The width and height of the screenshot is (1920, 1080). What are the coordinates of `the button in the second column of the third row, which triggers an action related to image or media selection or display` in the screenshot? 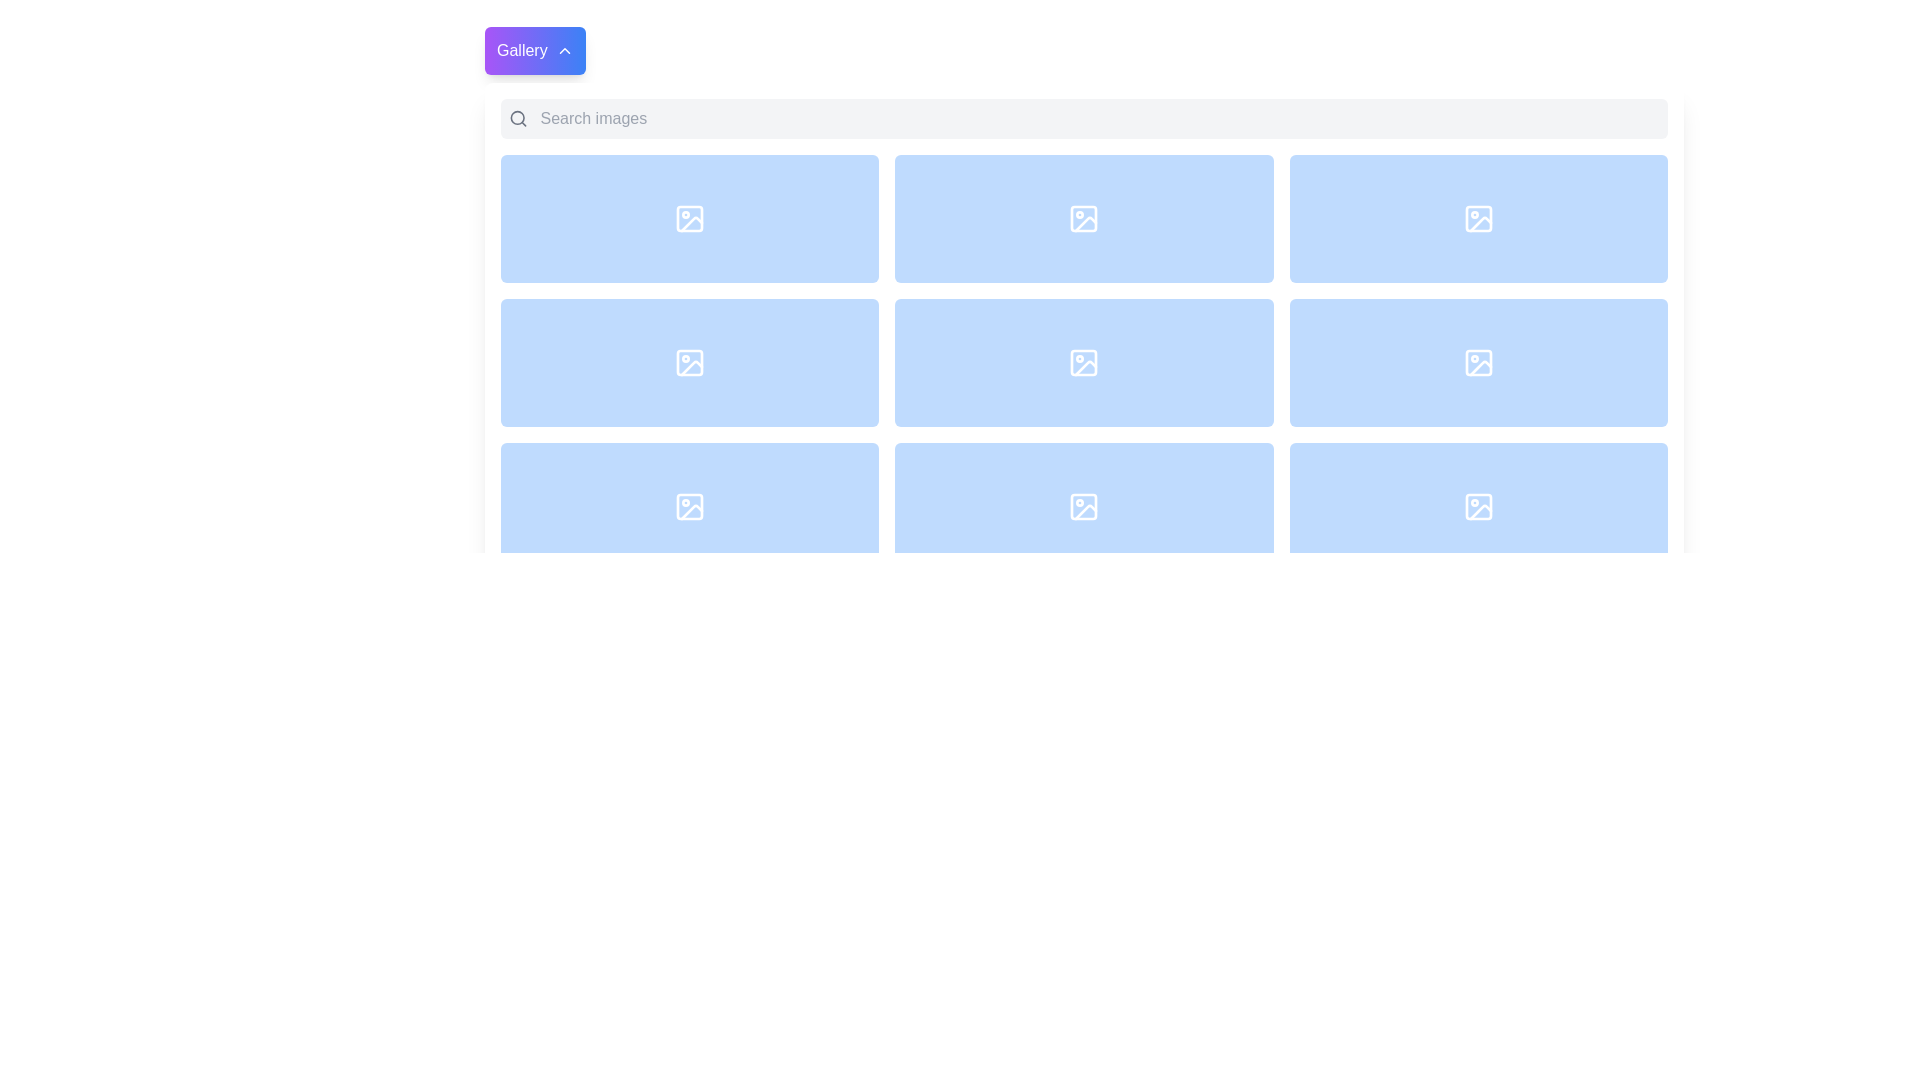 It's located at (1083, 505).